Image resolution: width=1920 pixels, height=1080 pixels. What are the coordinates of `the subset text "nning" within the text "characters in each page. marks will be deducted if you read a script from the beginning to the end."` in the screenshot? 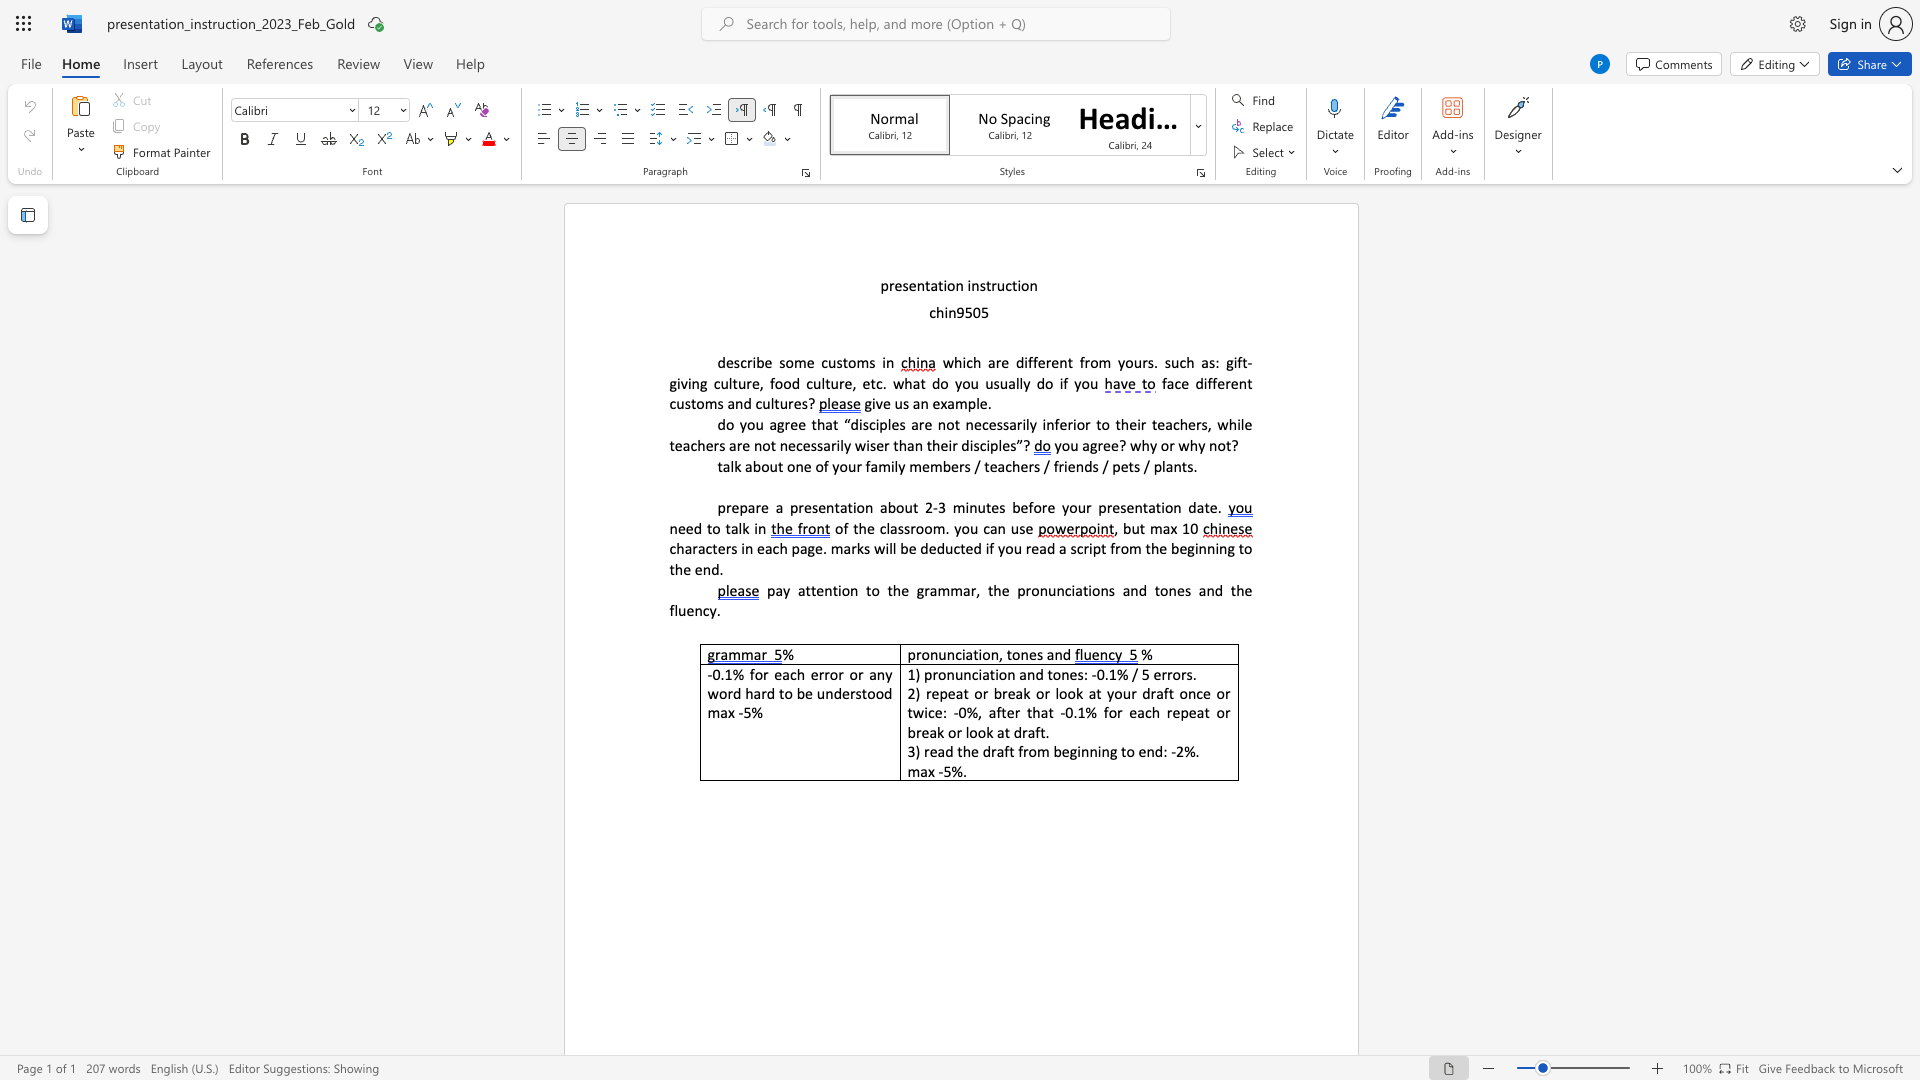 It's located at (1198, 548).